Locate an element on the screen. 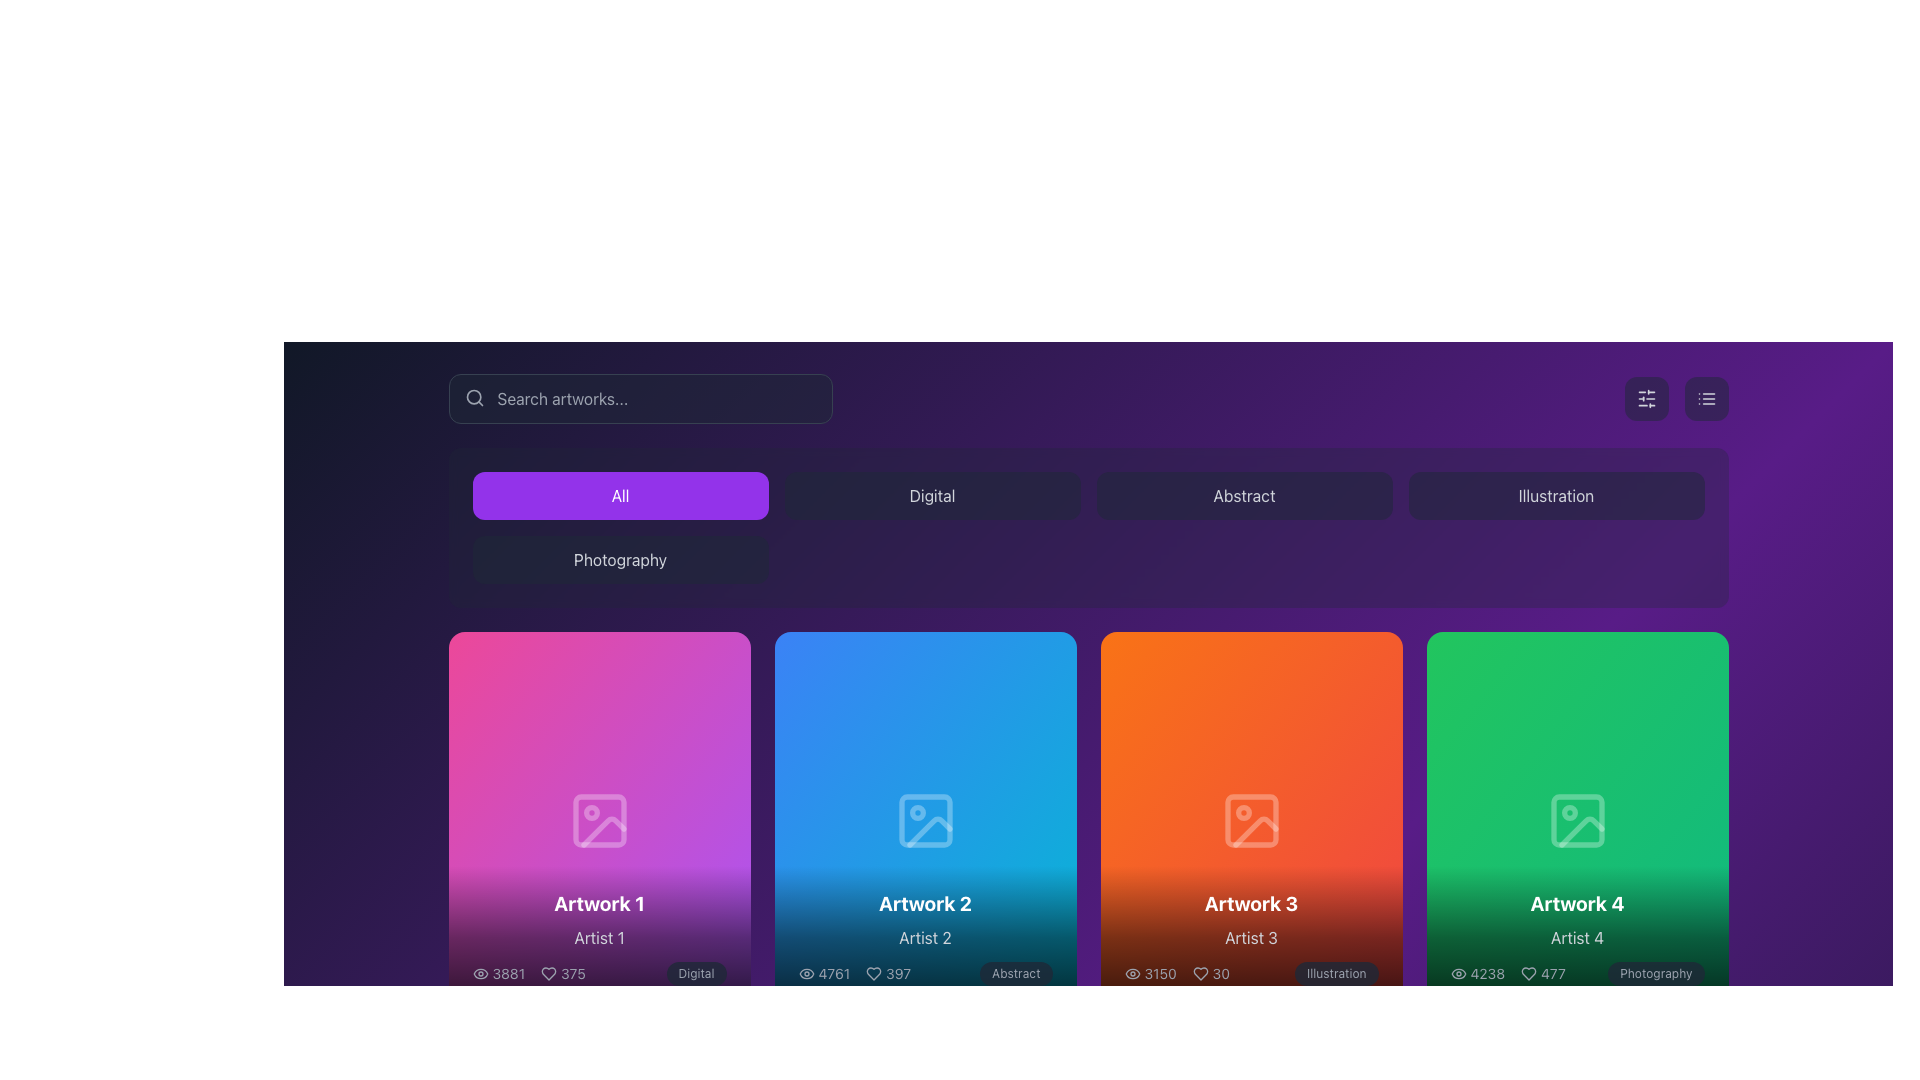 This screenshot has width=1920, height=1080. the small circular graphical element within the fourth artwork card labeled 'Artwork 4', located in the upper-left region of the picture component is located at coordinates (1568, 812).